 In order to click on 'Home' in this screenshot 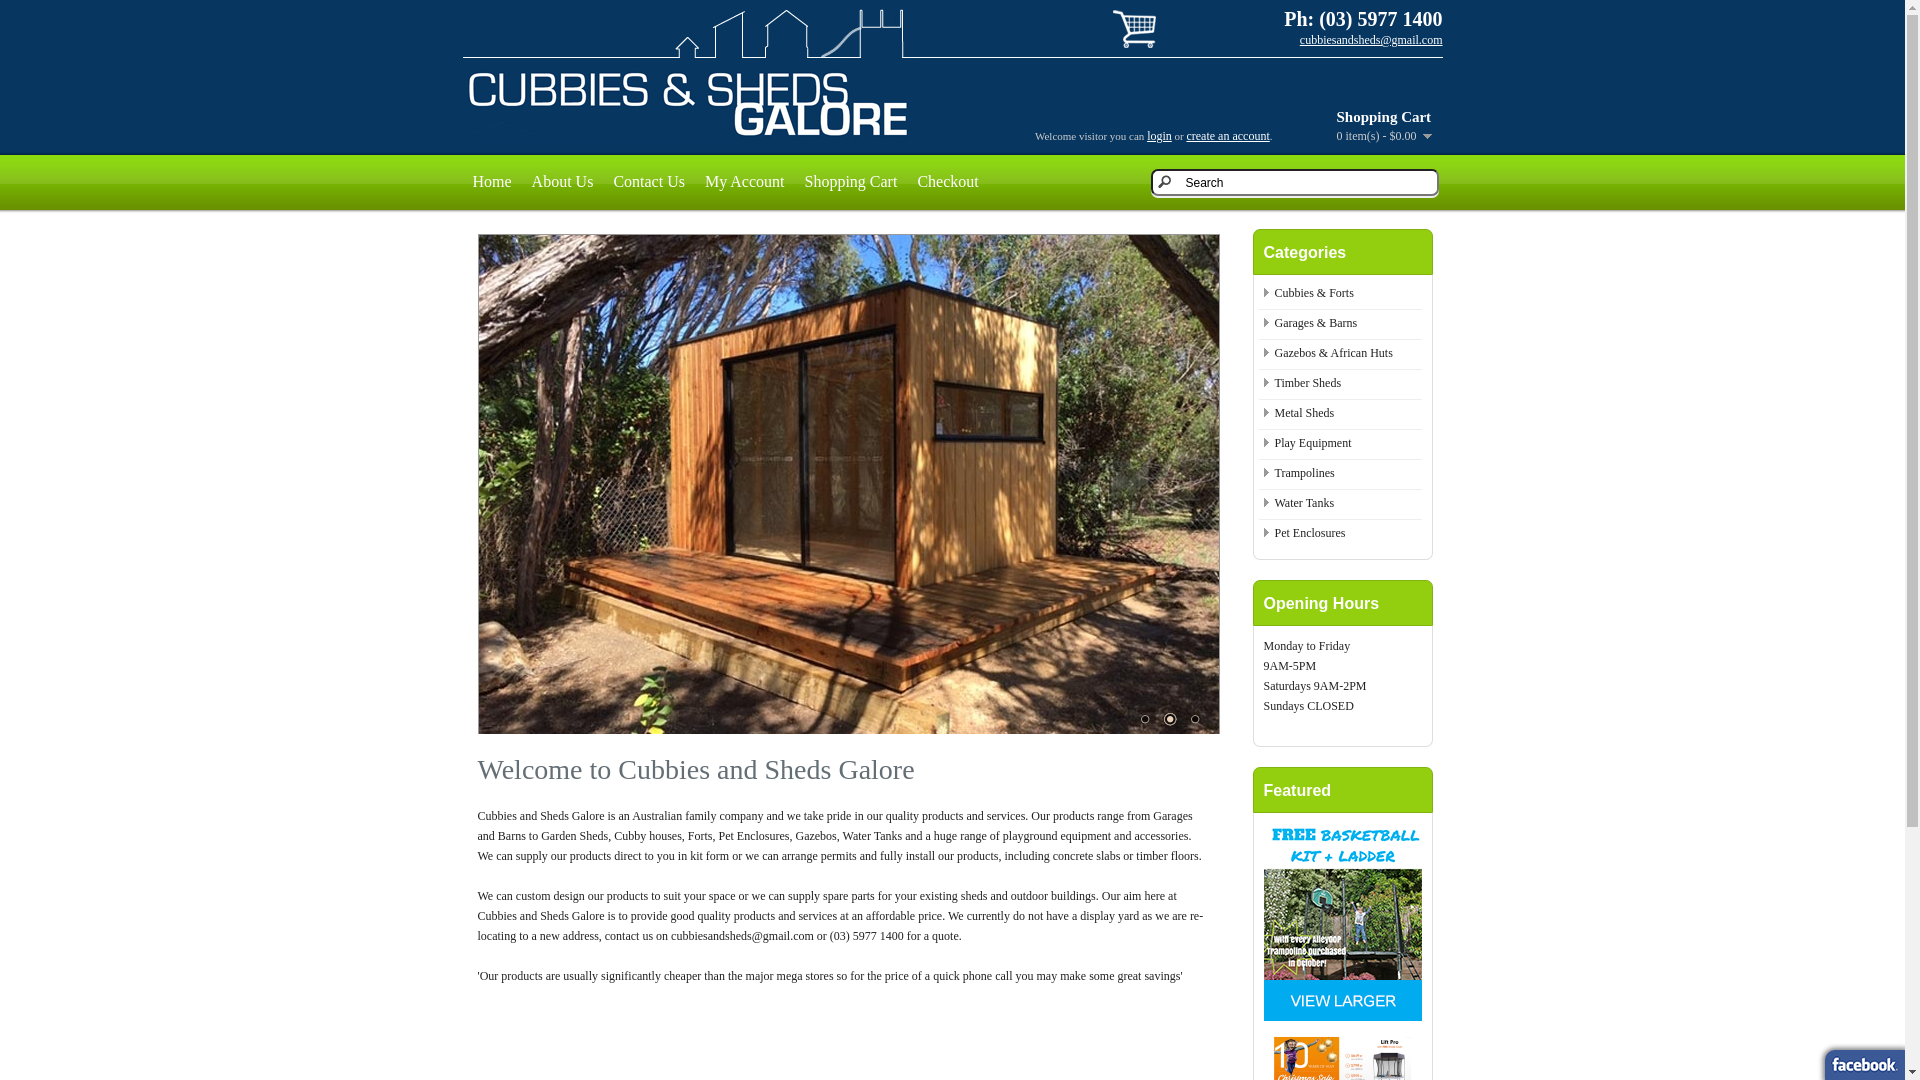, I will do `click(491, 181)`.